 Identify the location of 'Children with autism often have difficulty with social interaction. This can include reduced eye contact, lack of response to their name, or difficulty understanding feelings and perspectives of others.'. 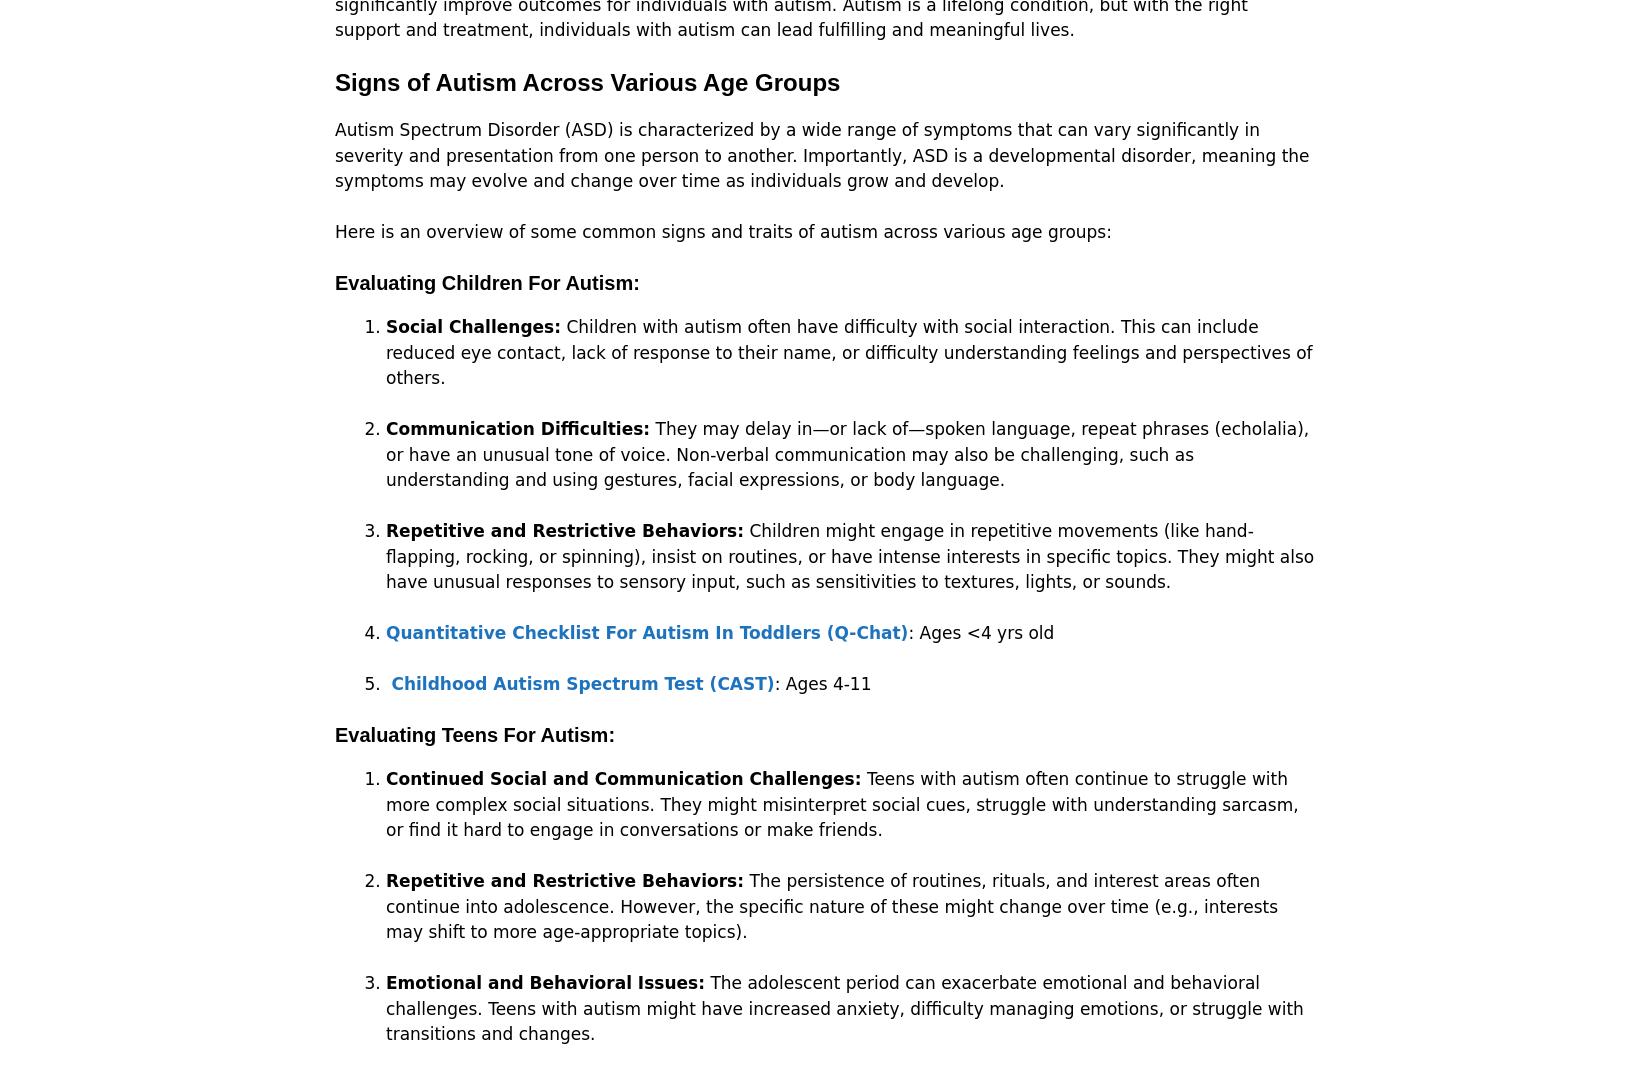
(848, 352).